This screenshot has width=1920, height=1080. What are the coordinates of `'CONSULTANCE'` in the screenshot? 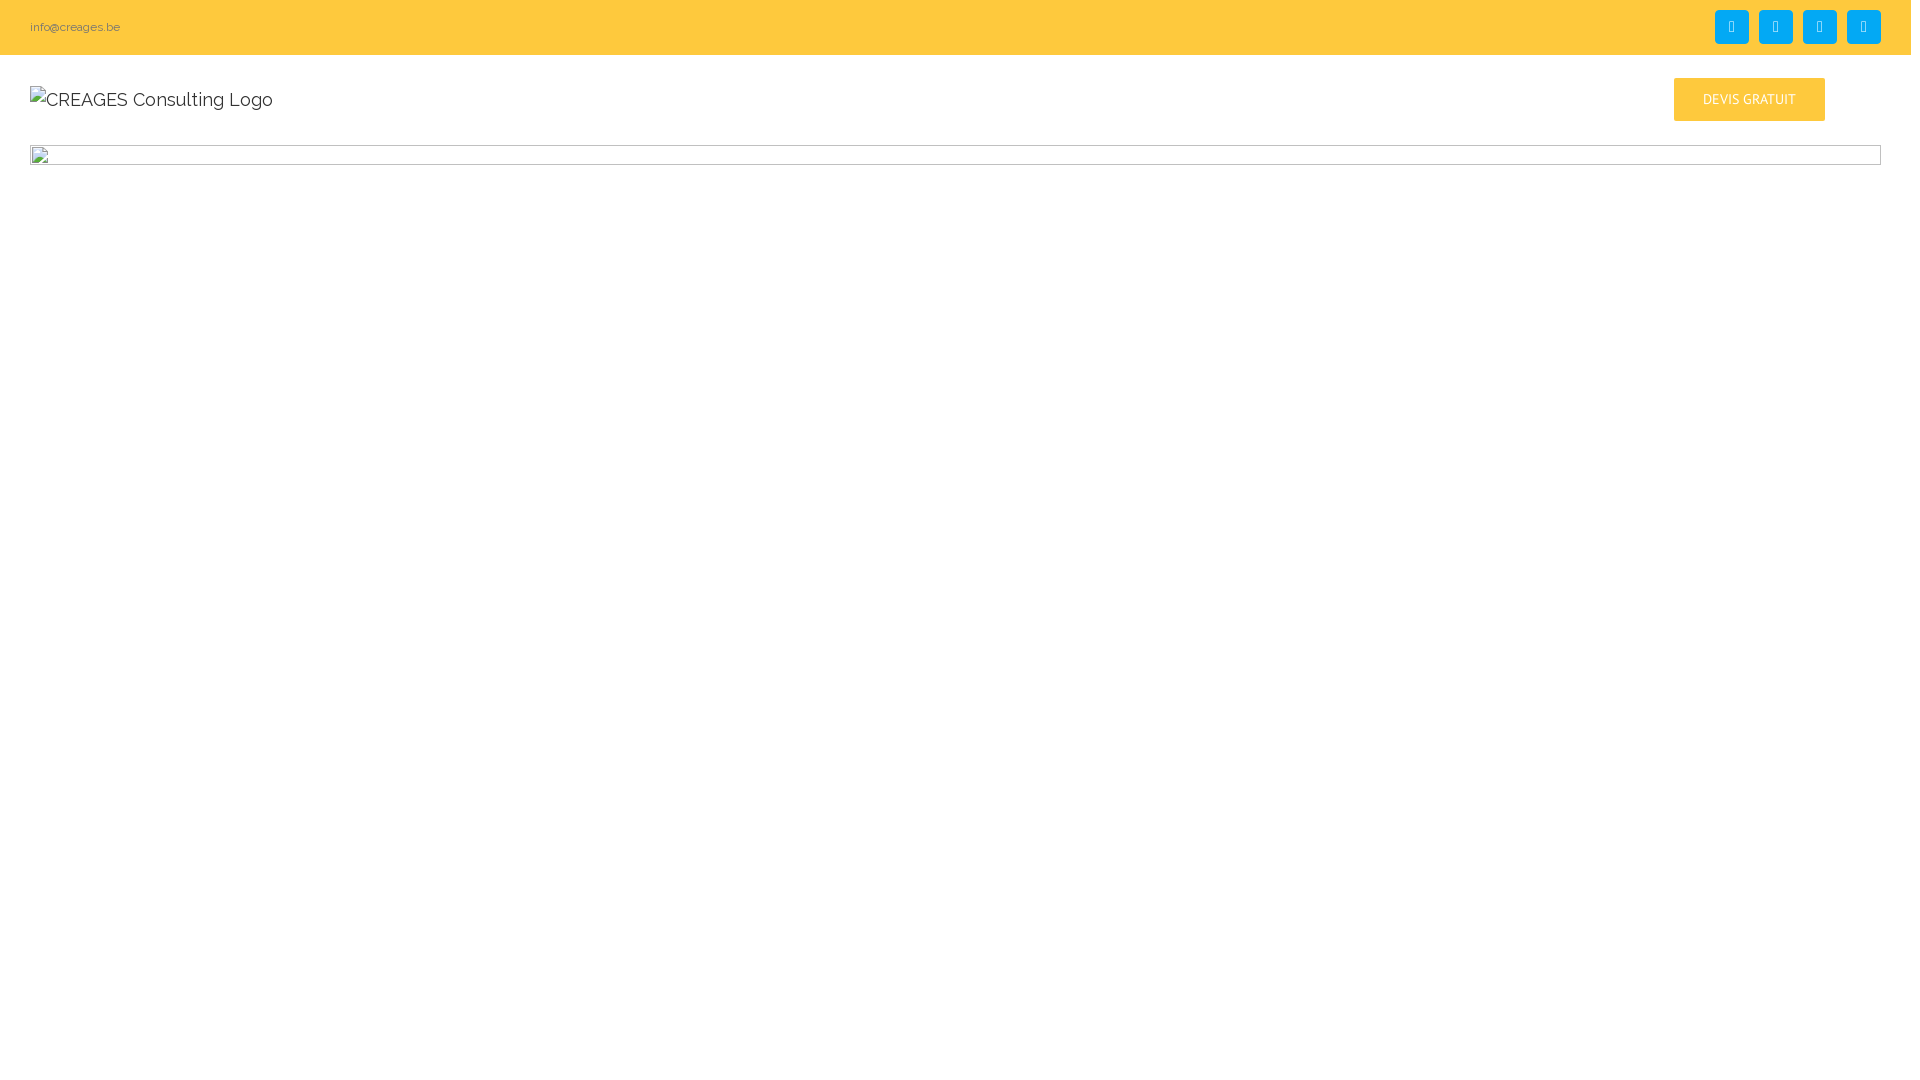 It's located at (1037, 97).